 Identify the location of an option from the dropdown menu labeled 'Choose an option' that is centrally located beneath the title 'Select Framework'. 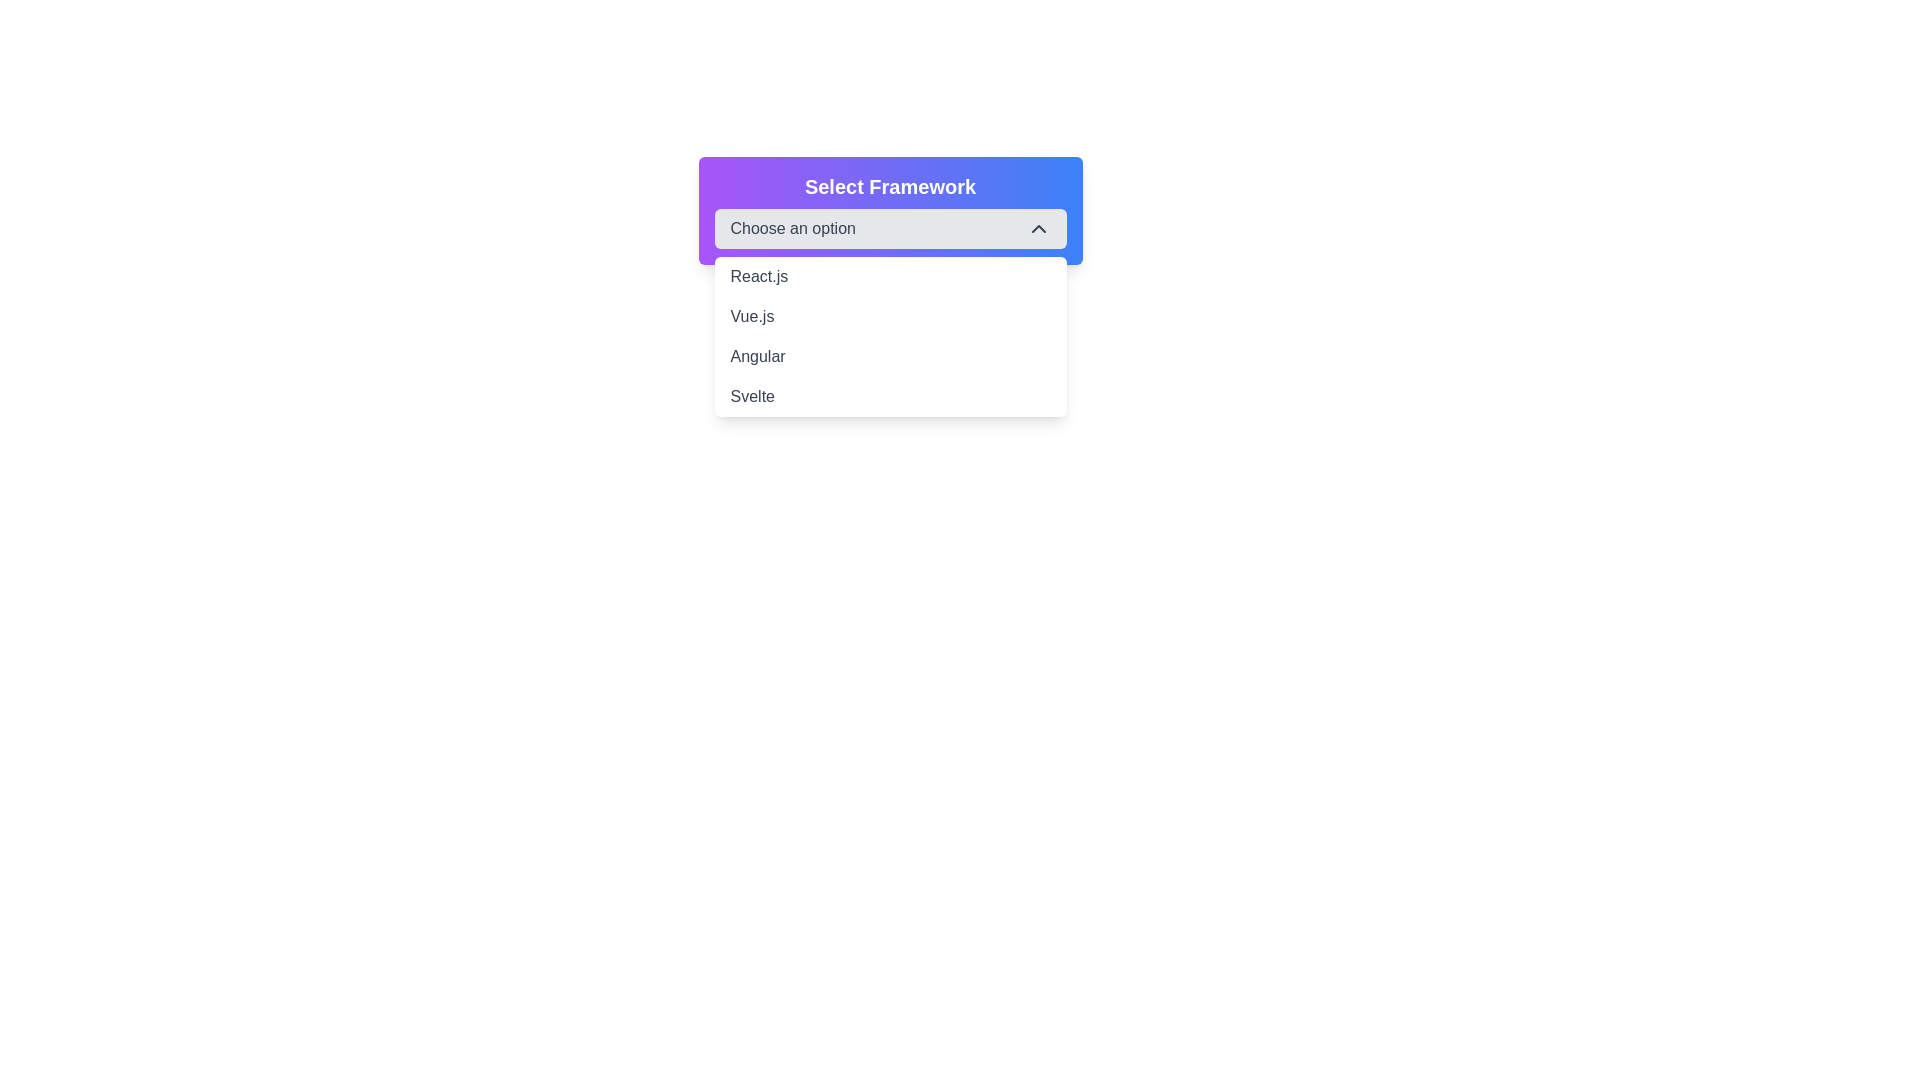
(889, 211).